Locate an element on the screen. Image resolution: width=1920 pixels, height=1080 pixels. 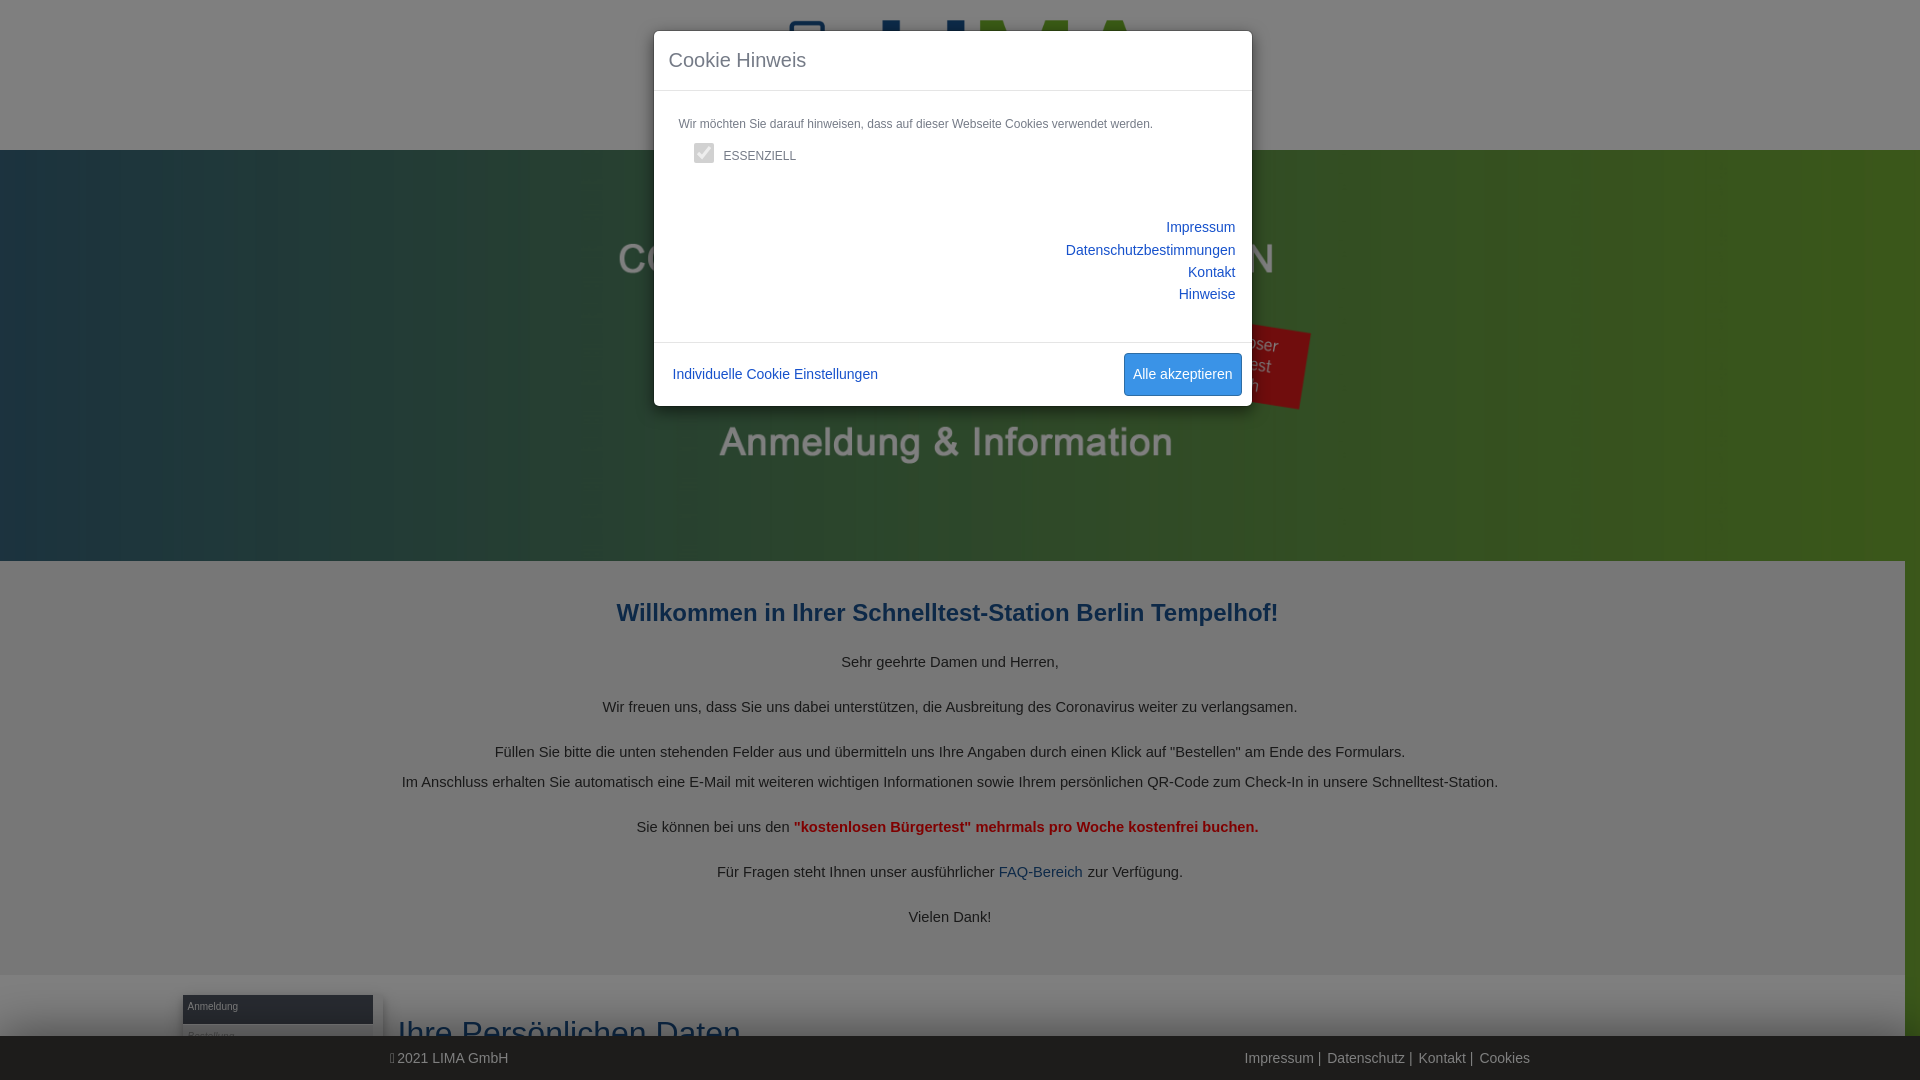
'Impressum' is located at coordinates (1165, 226).